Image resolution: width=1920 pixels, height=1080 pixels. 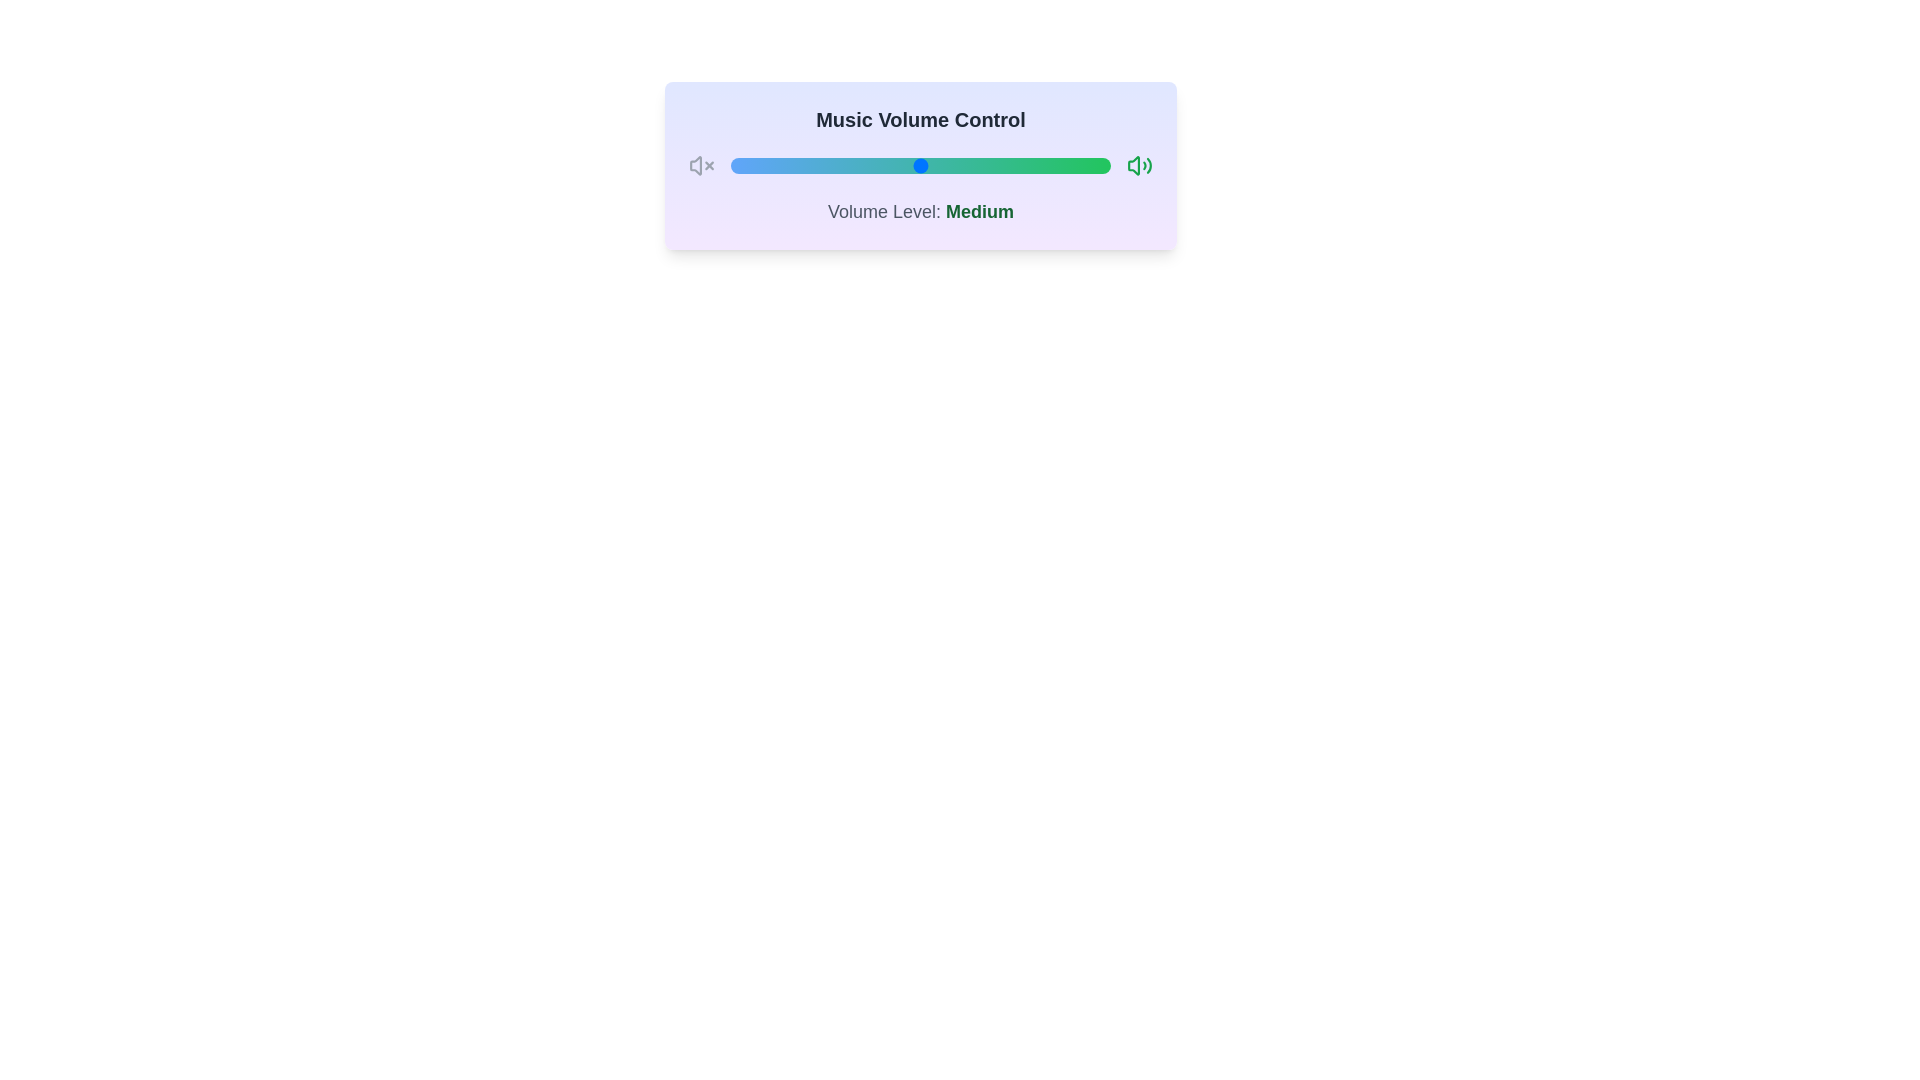 What do you see at coordinates (889, 164) in the screenshot?
I see `the volume to 42 by interacting with the slider` at bounding box center [889, 164].